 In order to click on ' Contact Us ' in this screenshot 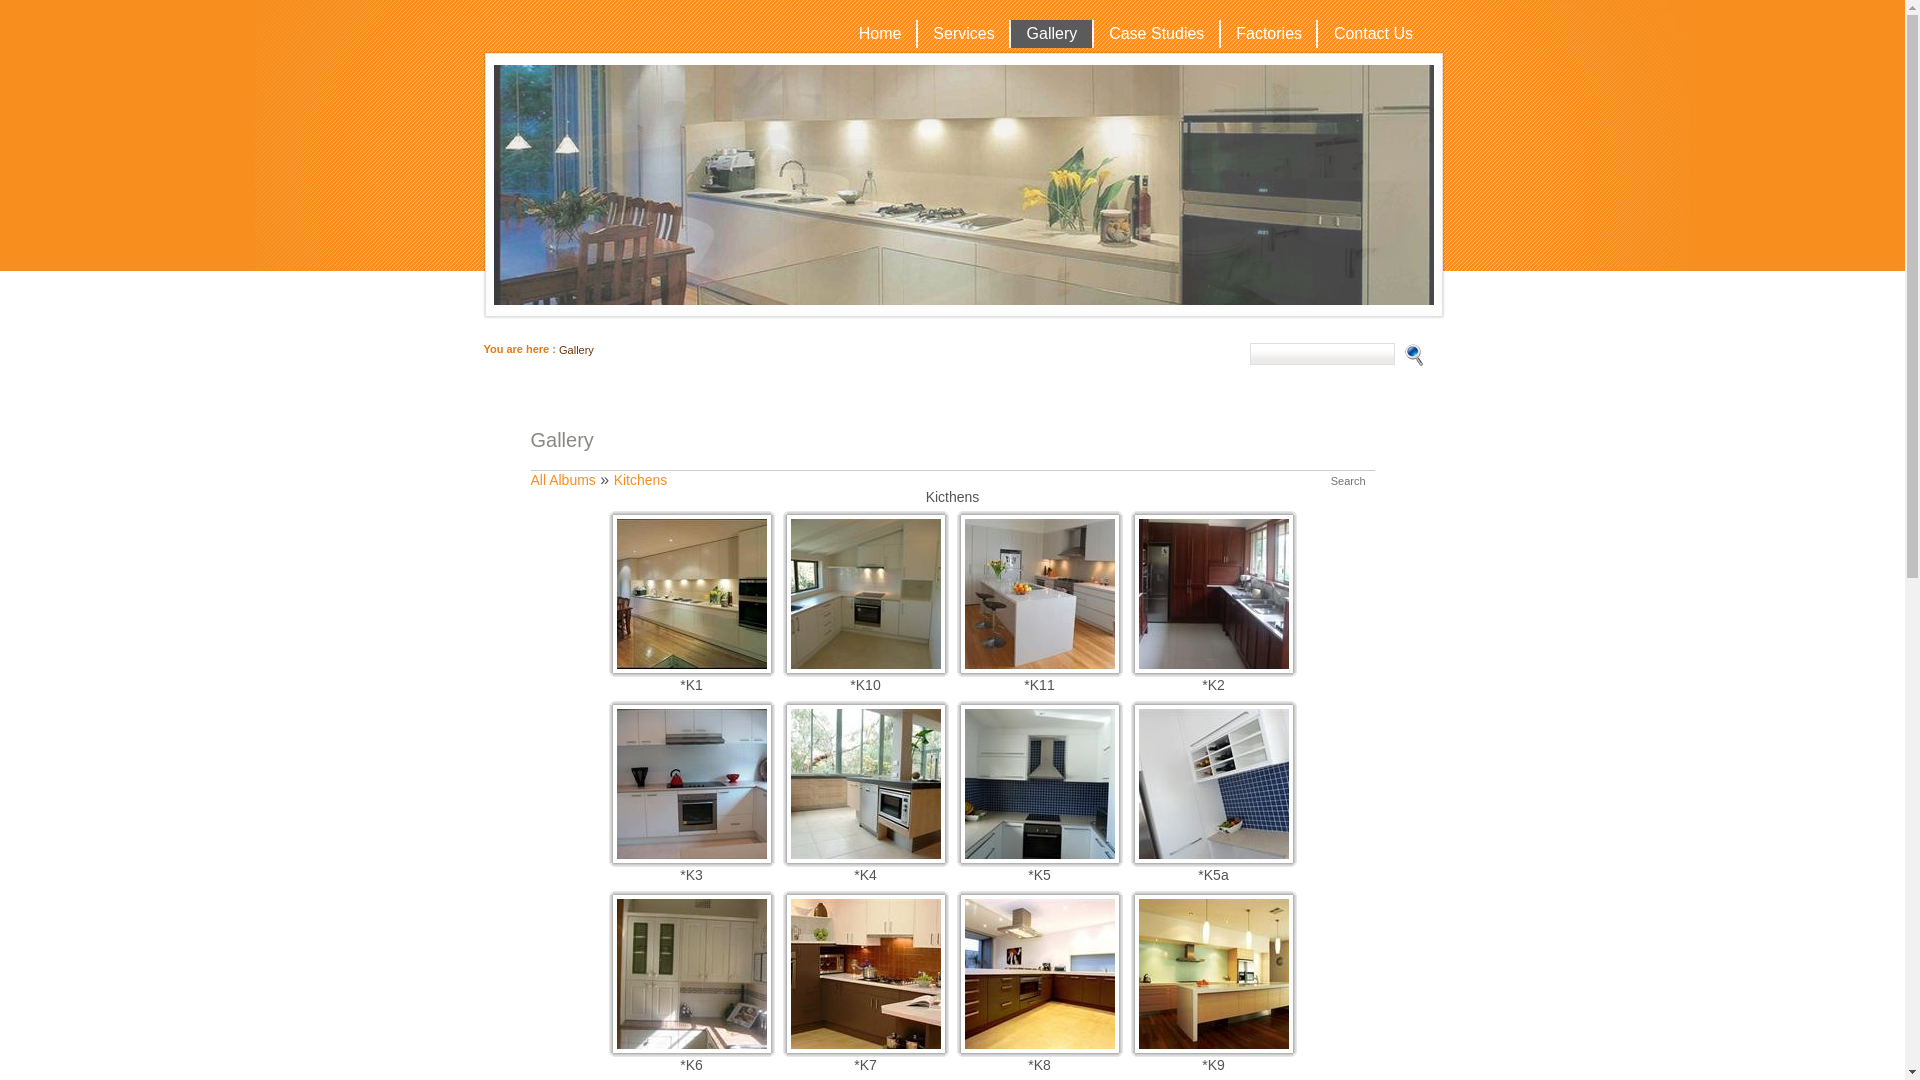, I will do `click(1371, 34)`.